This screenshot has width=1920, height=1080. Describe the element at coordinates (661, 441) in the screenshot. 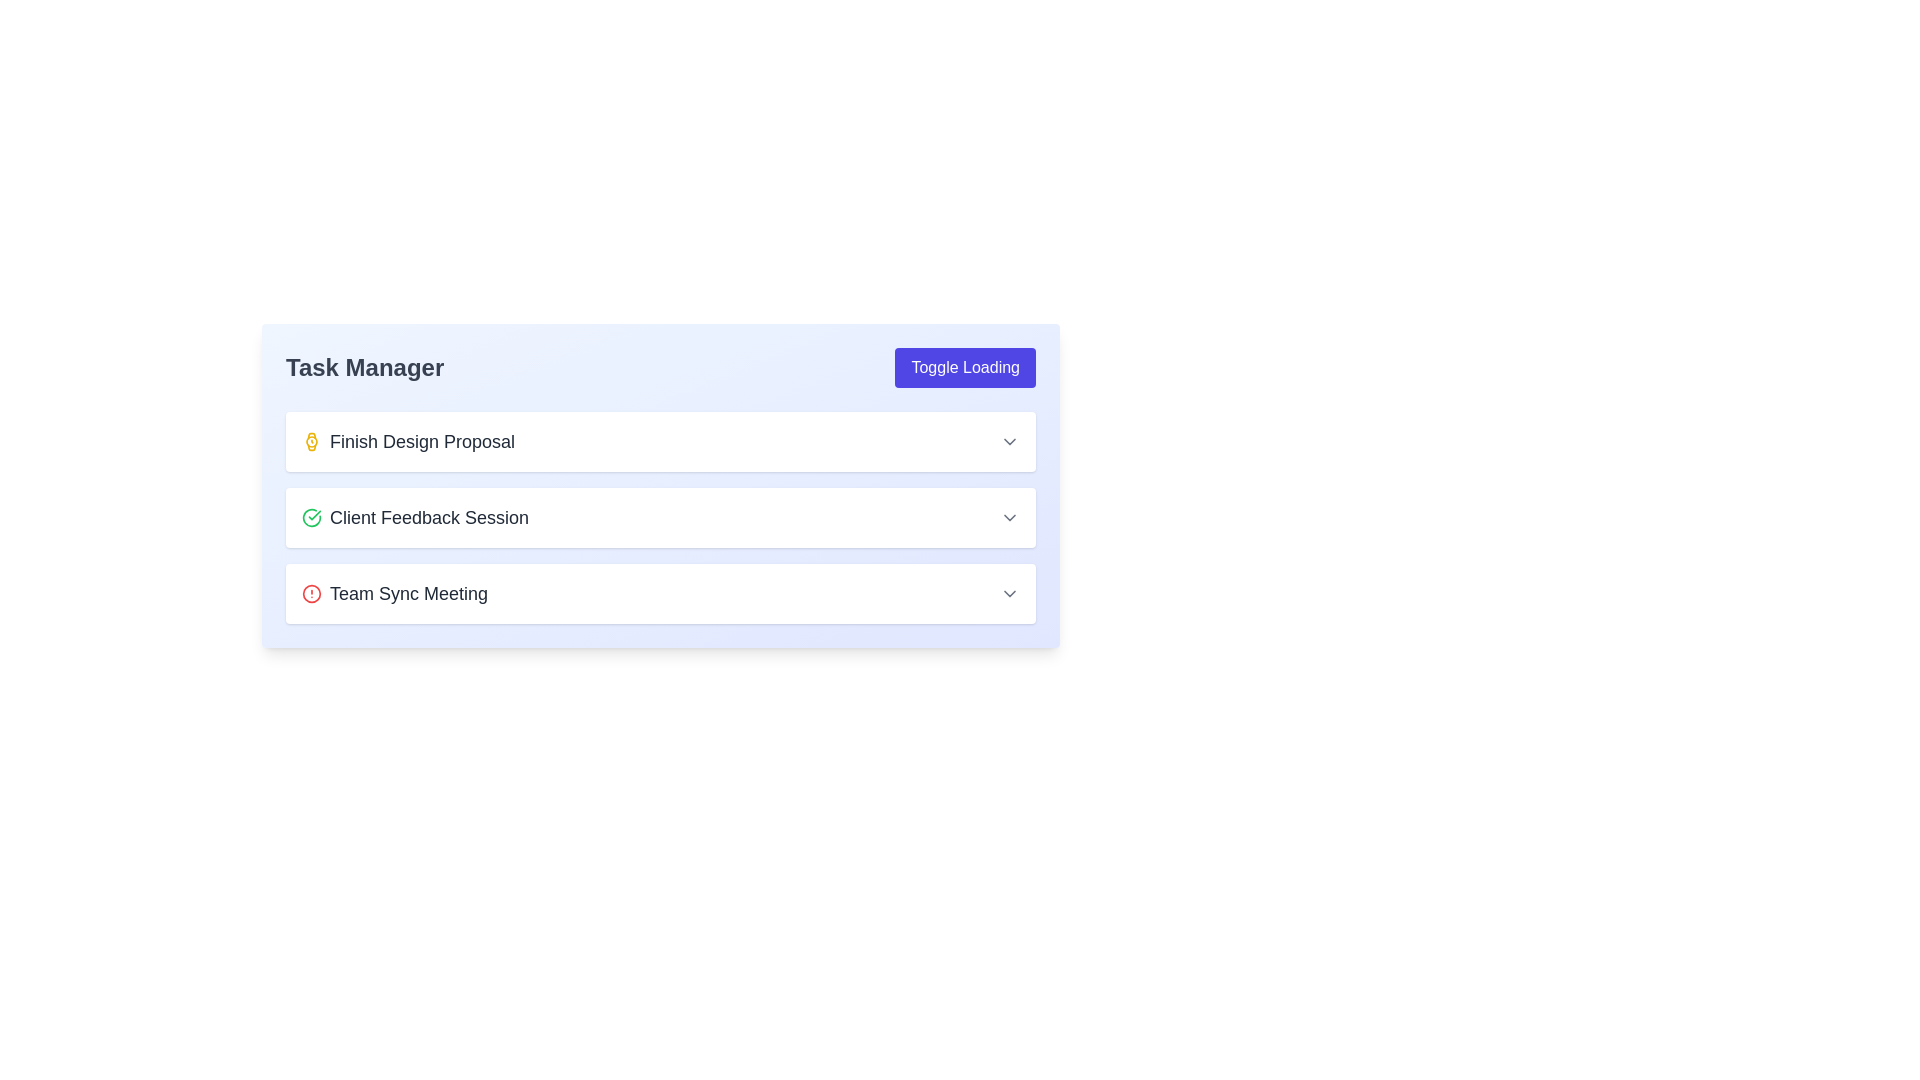

I see `the Collapsible Row` at that location.